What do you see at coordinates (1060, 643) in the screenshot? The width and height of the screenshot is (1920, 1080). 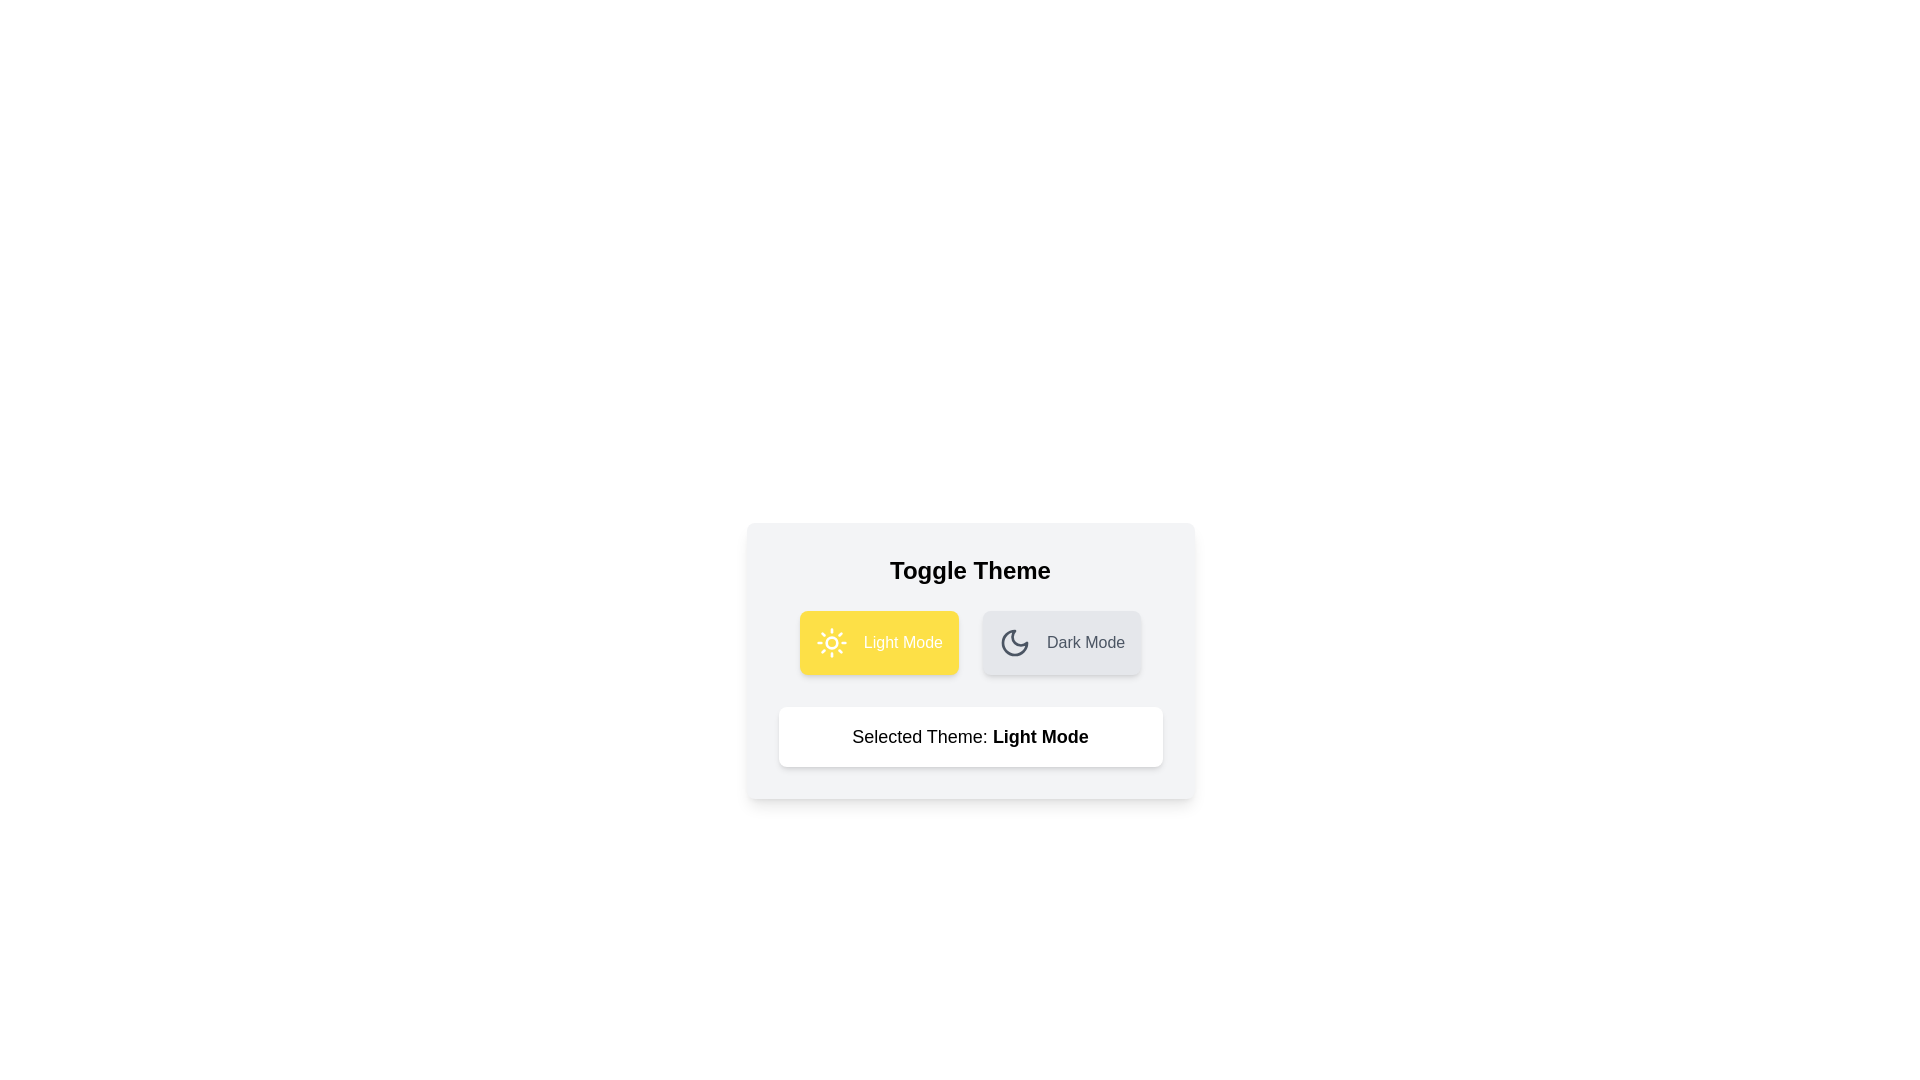 I see `the 'Dark Mode' button to activate the dark theme` at bounding box center [1060, 643].